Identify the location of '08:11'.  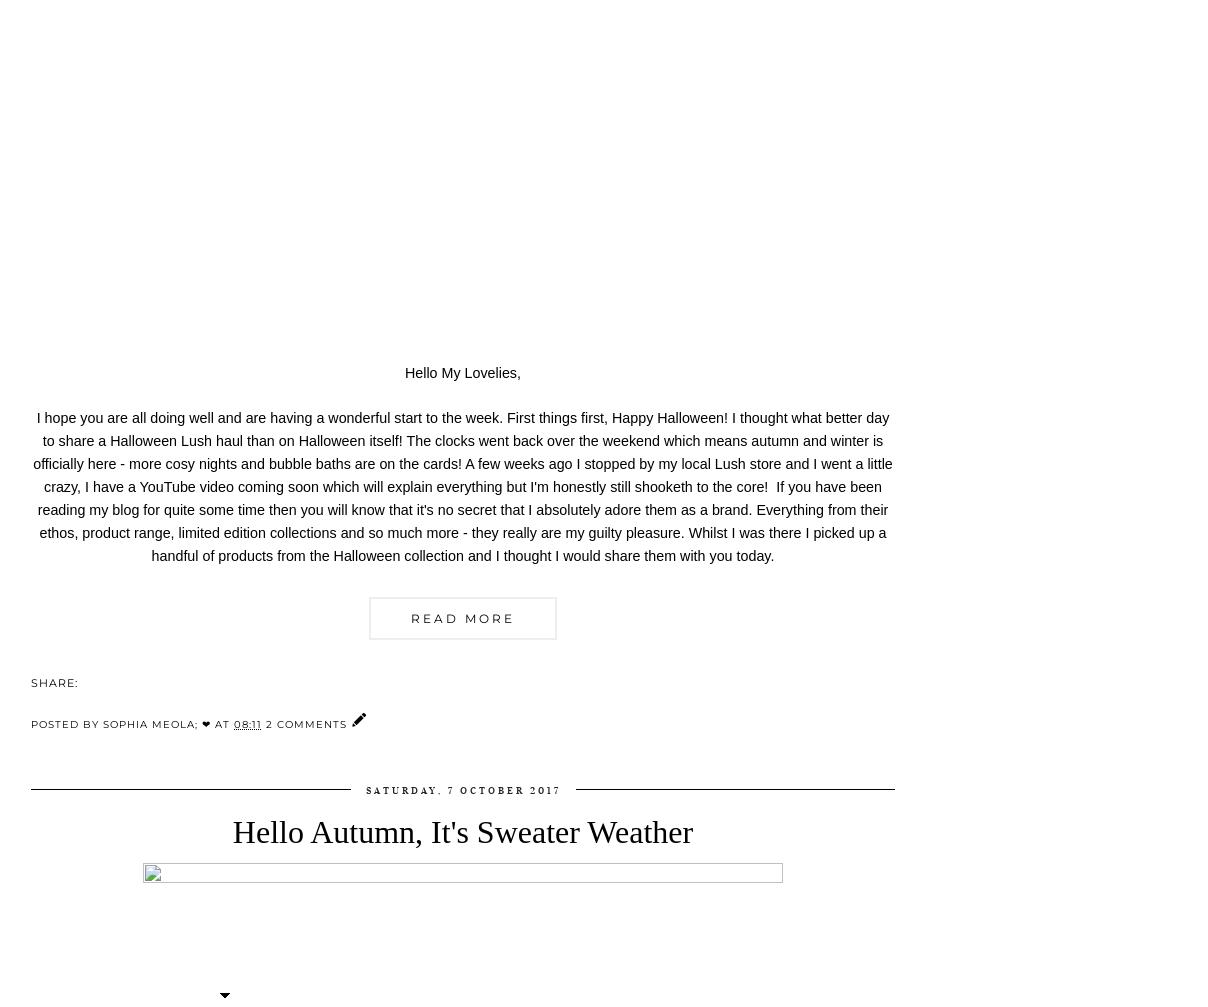
(248, 723).